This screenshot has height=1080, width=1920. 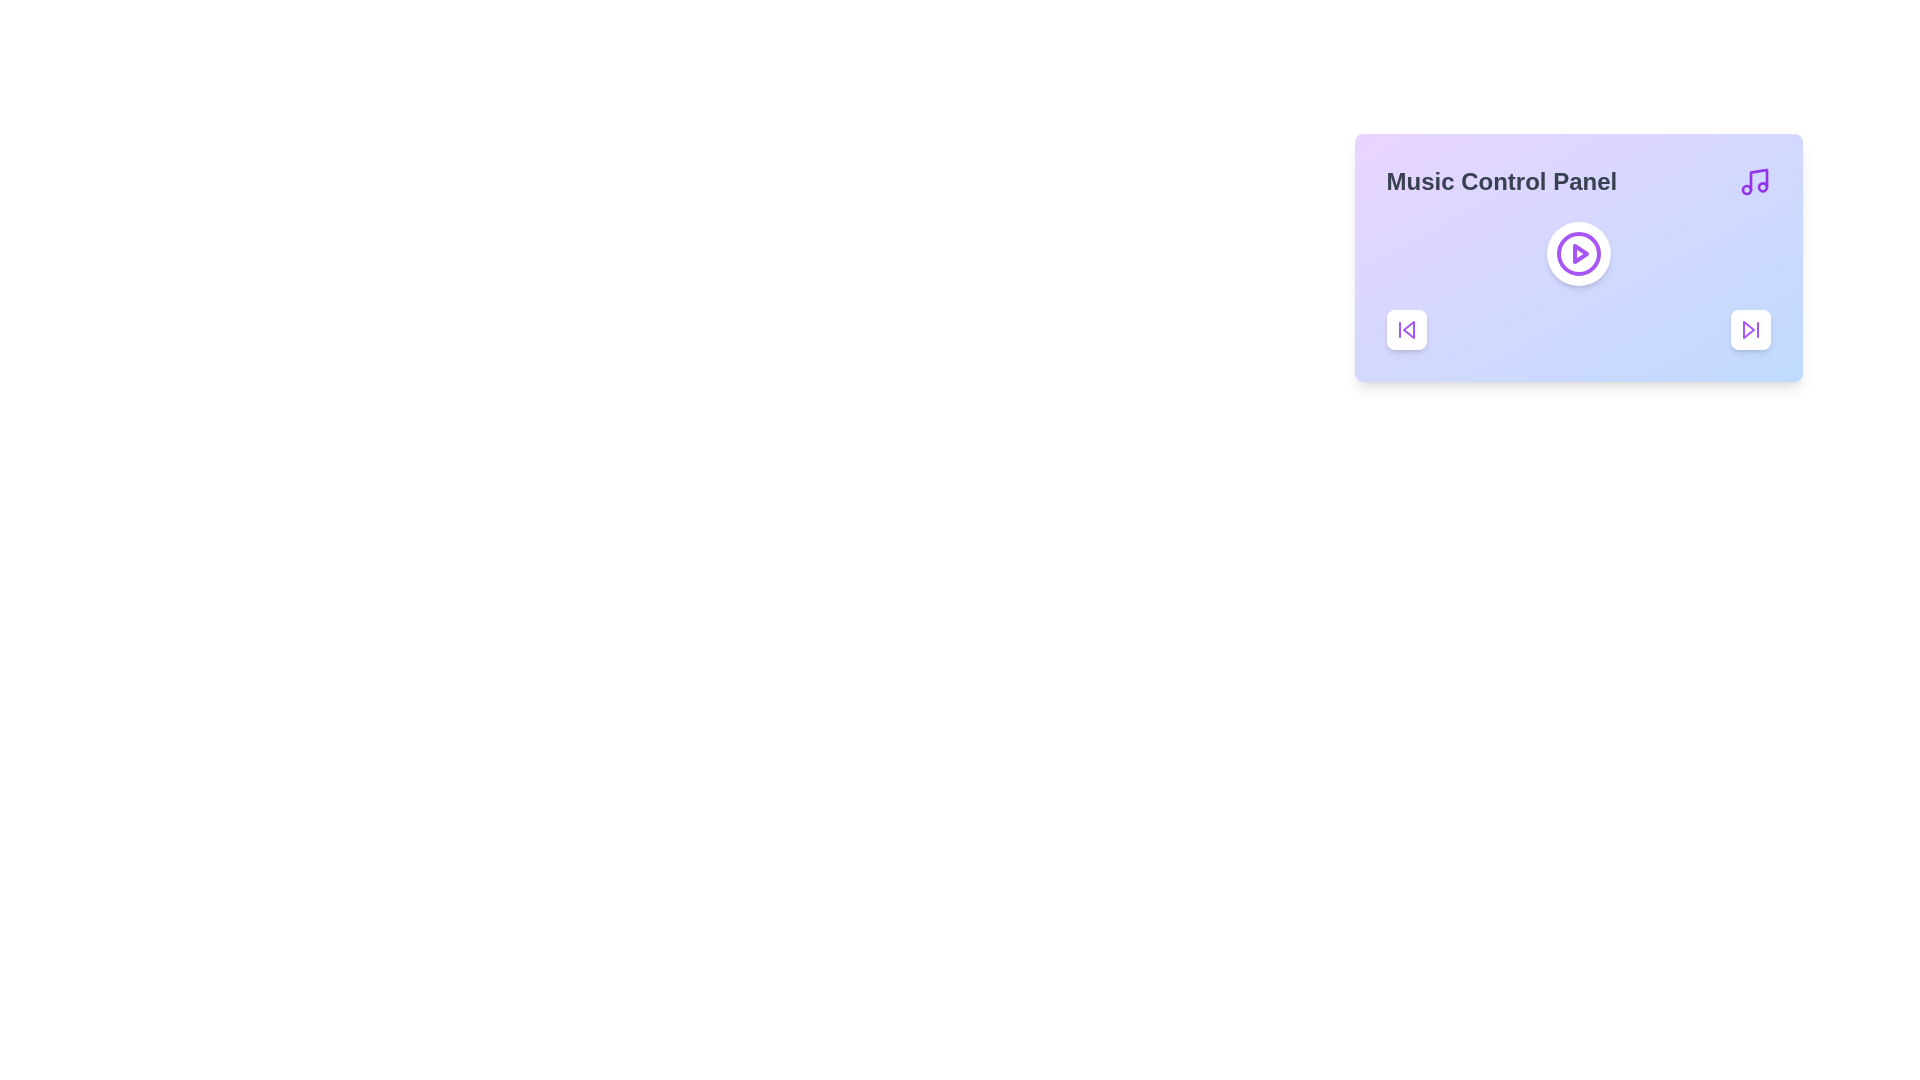 I want to click on the buttons in the Music Control Panel to change their appearance or trigger tooltips, so click(x=1577, y=257).